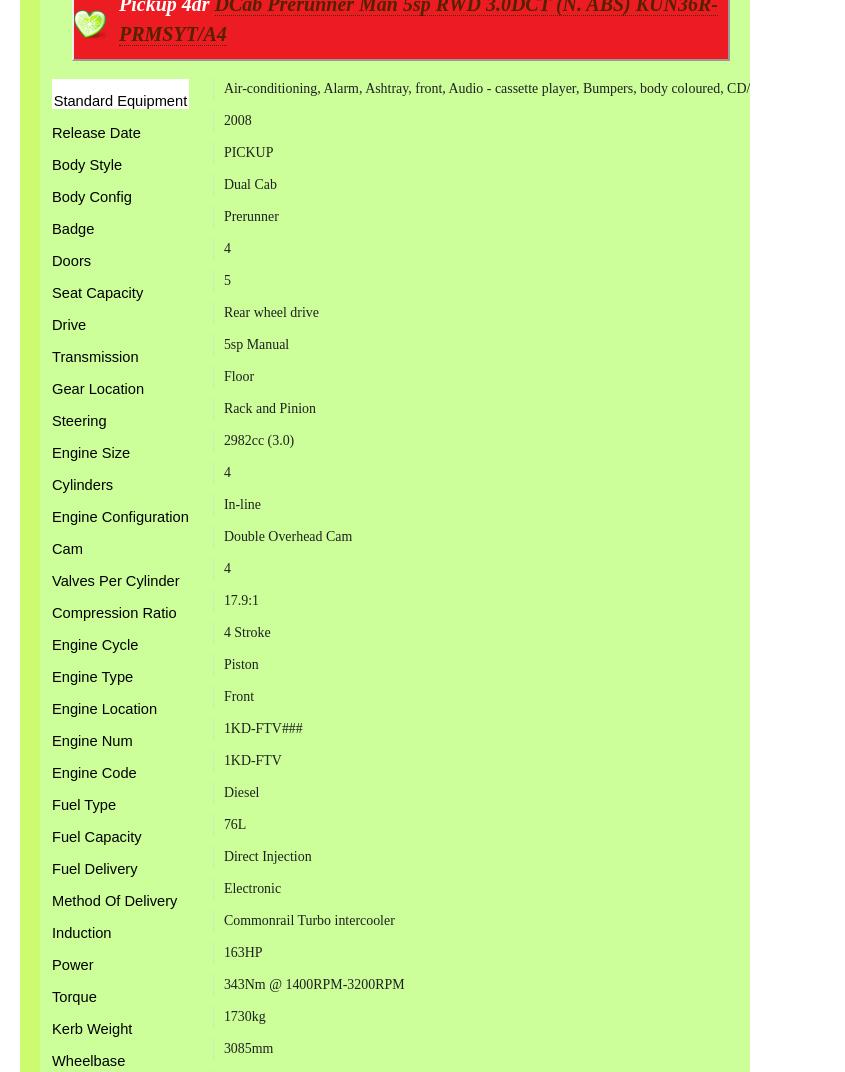 Image resolution: width=845 pixels, height=1072 pixels. What do you see at coordinates (245, 632) in the screenshot?
I see `'4 Stroke'` at bounding box center [245, 632].